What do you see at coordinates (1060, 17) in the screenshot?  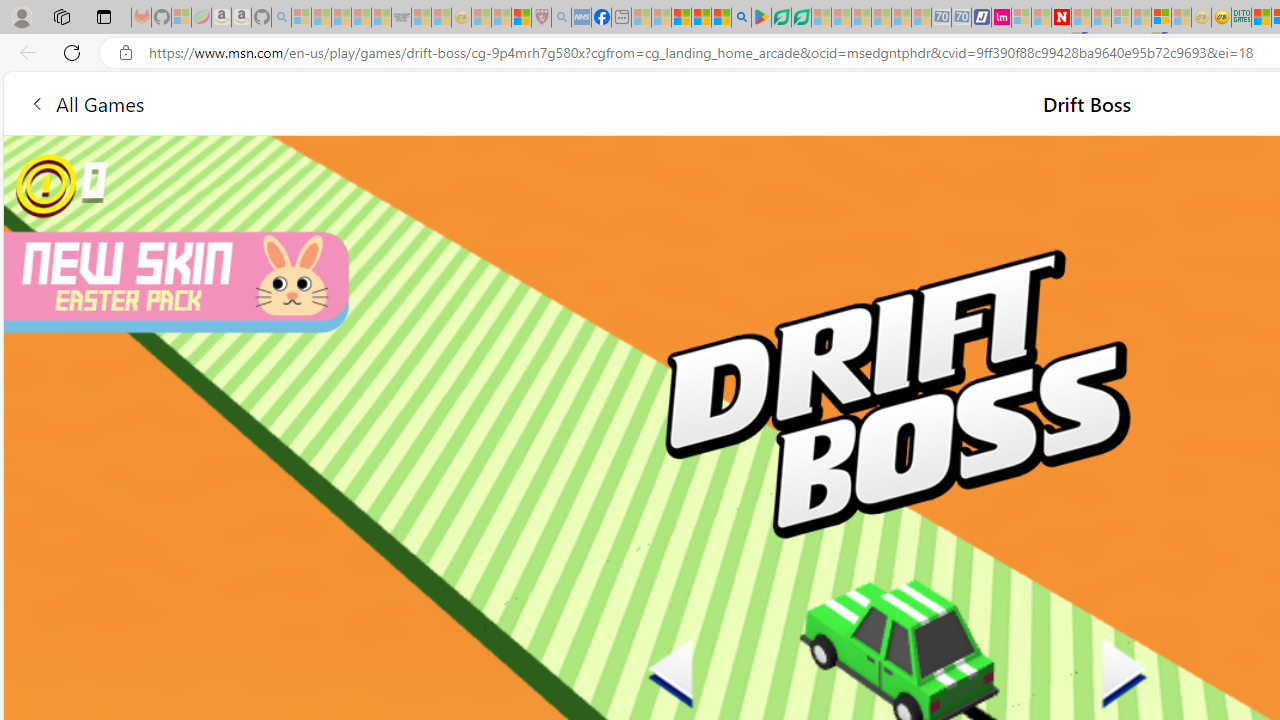 I see `'Latest Politics News & Archive | Newsweek.com'` at bounding box center [1060, 17].